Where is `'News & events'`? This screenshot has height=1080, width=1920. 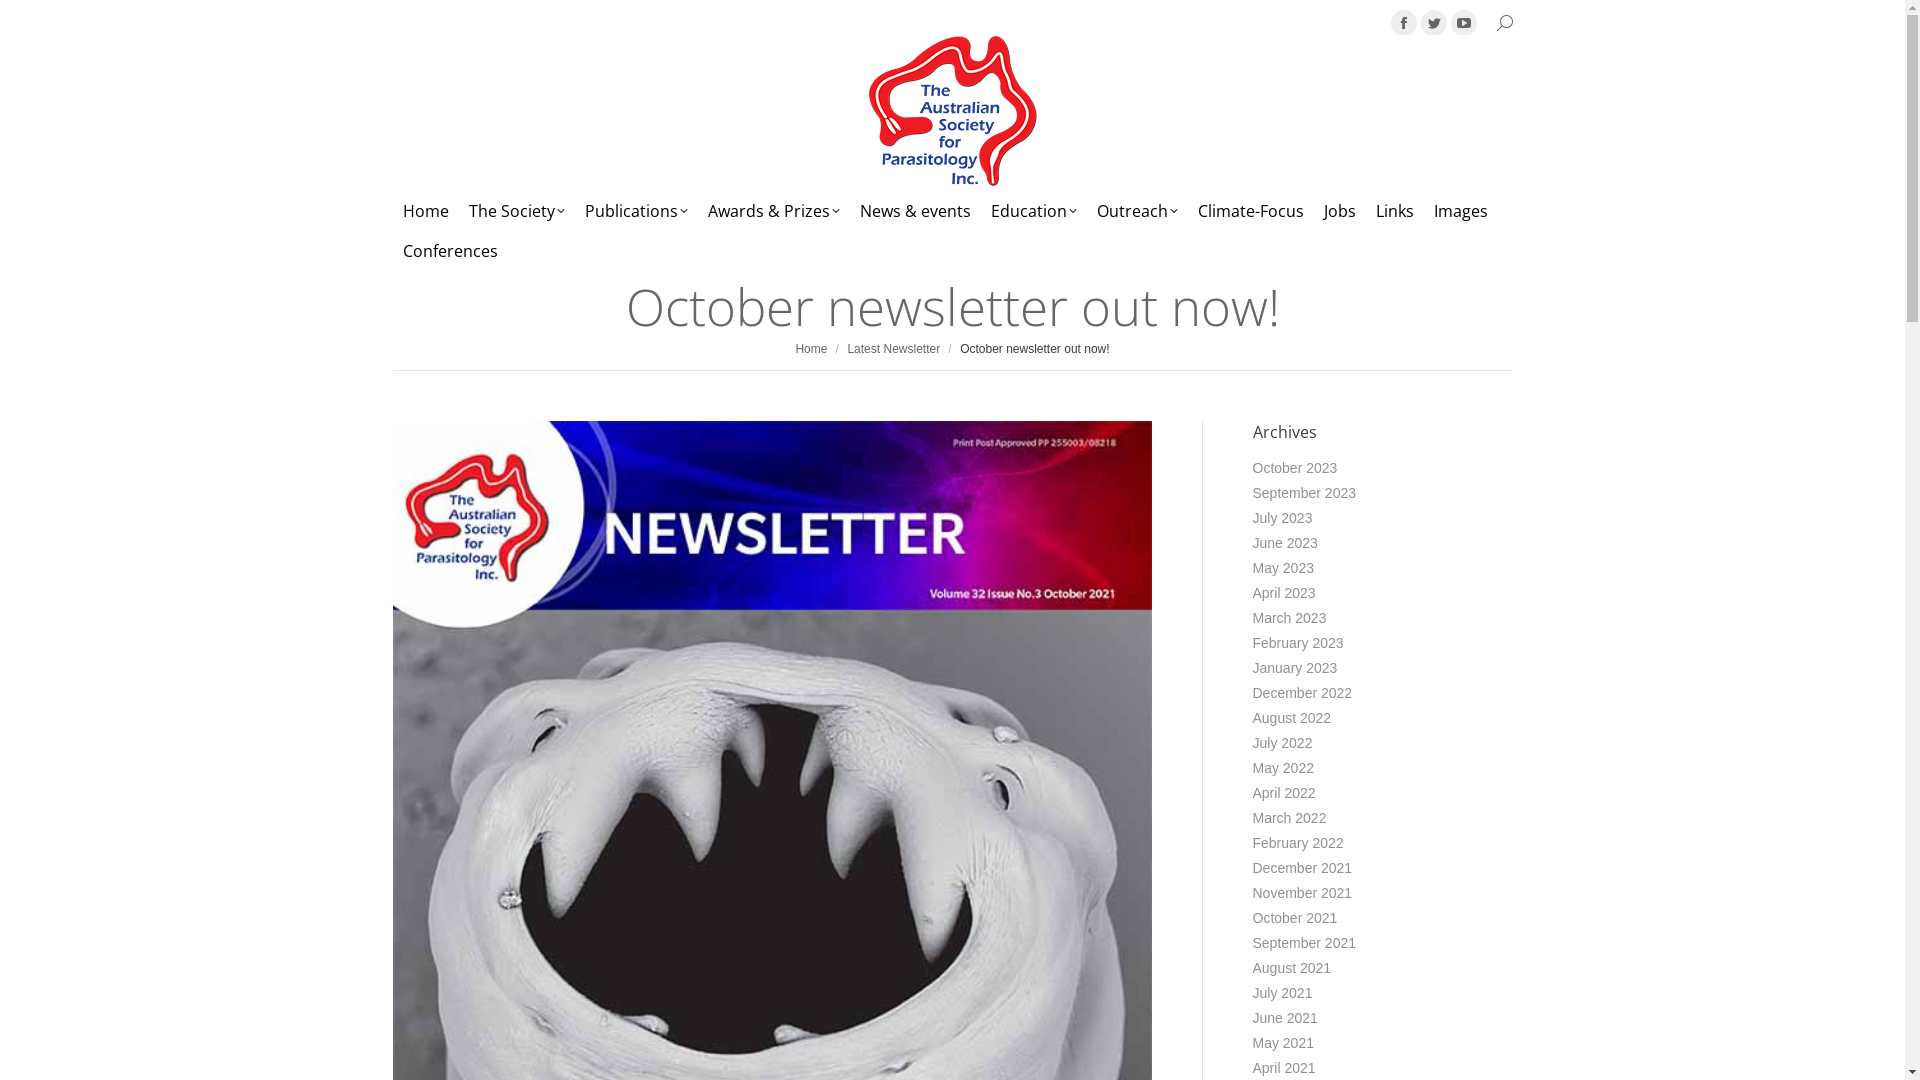 'News & events' is located at coordinates (914, 211).